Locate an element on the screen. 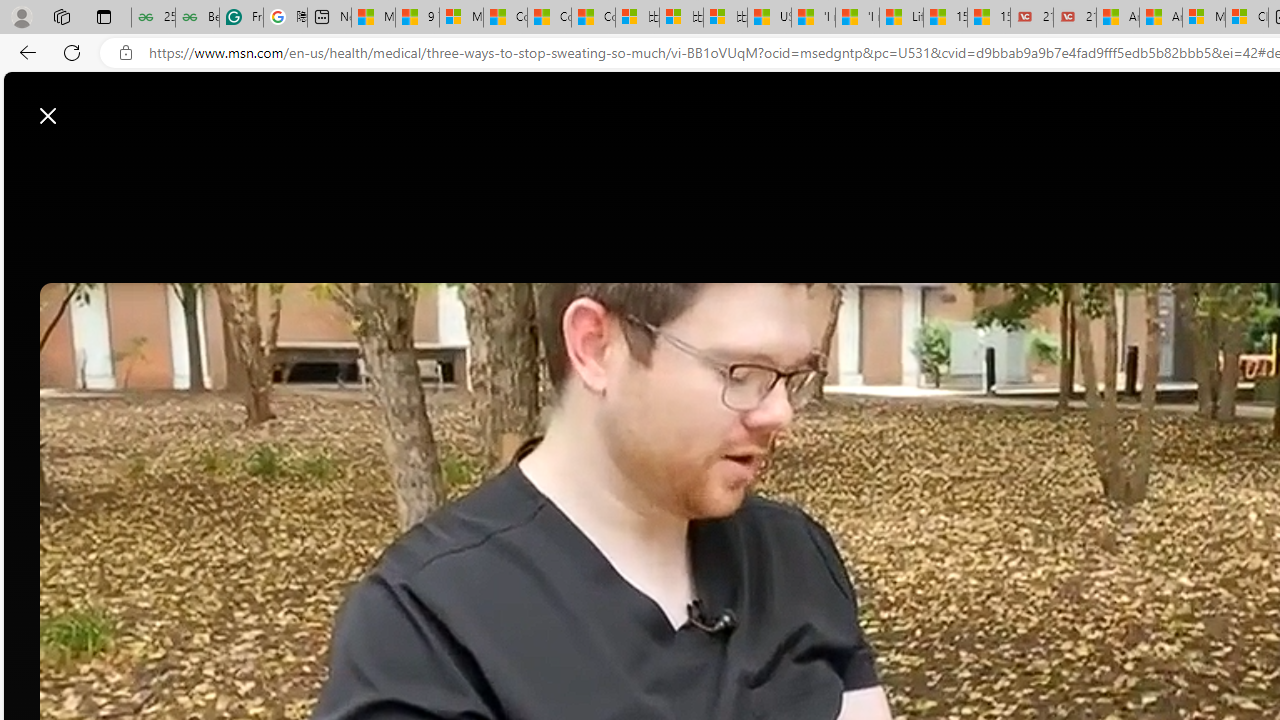 This screenshot has height=720, width=1280. 'Class: control icon-only' is located at coordinates (48, 115).